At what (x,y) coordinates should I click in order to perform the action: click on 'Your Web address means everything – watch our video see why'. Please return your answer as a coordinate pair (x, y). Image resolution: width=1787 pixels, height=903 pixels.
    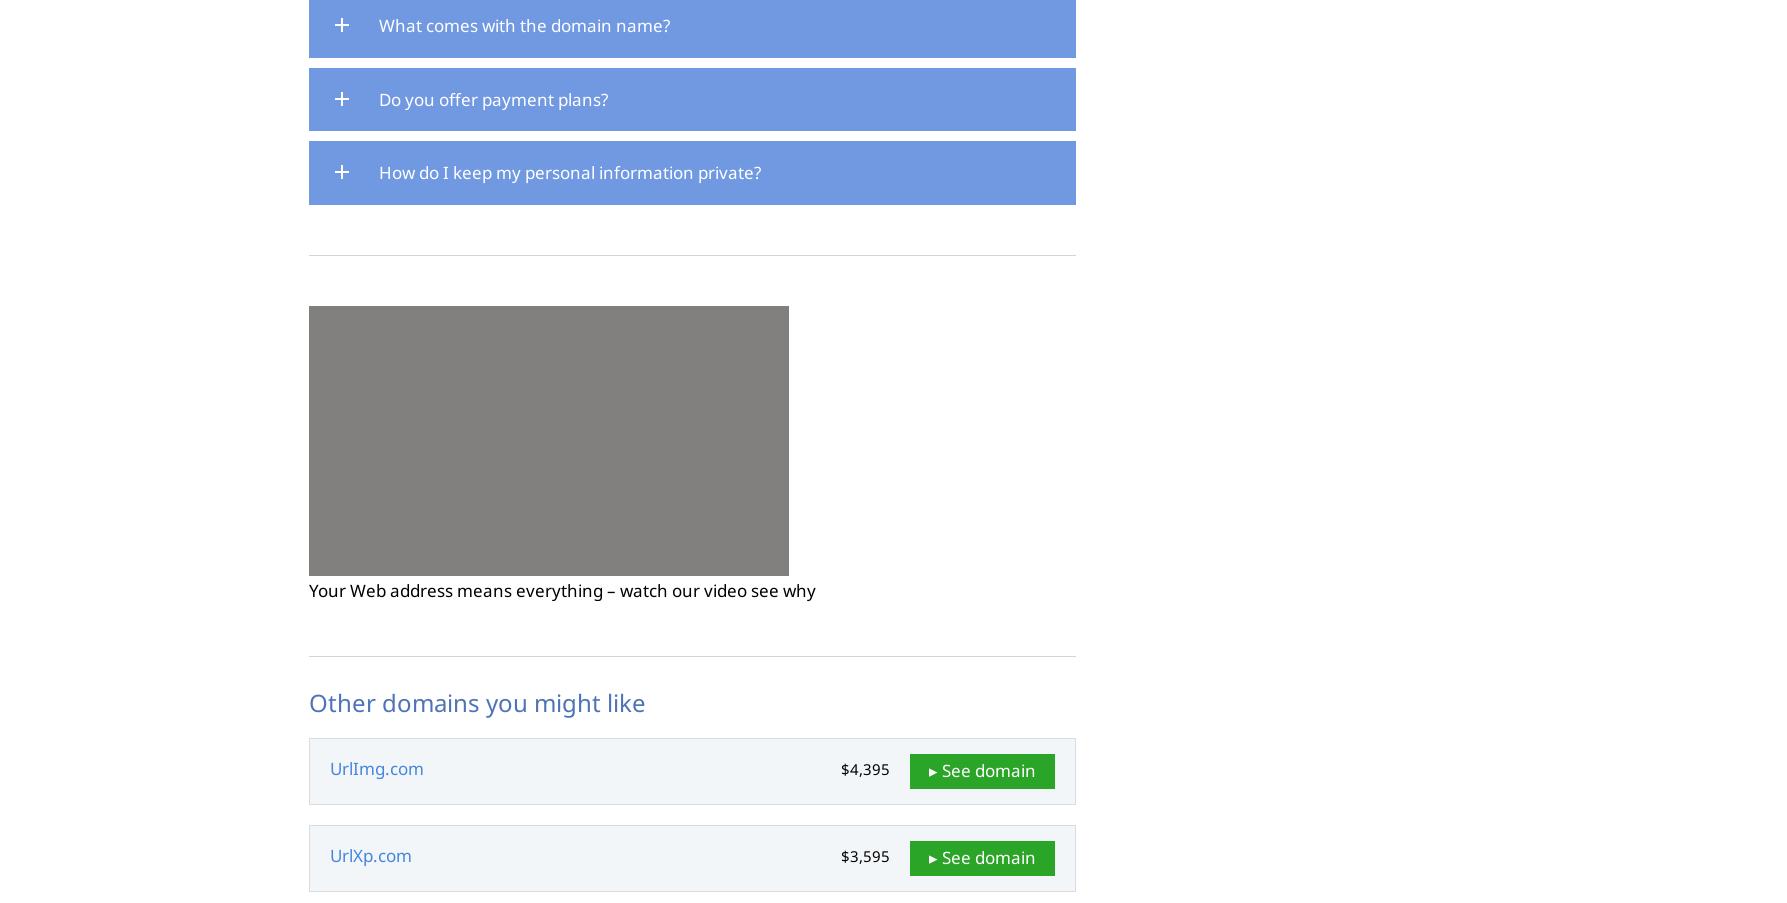
    Looking at the image, I should click on (560, 590).